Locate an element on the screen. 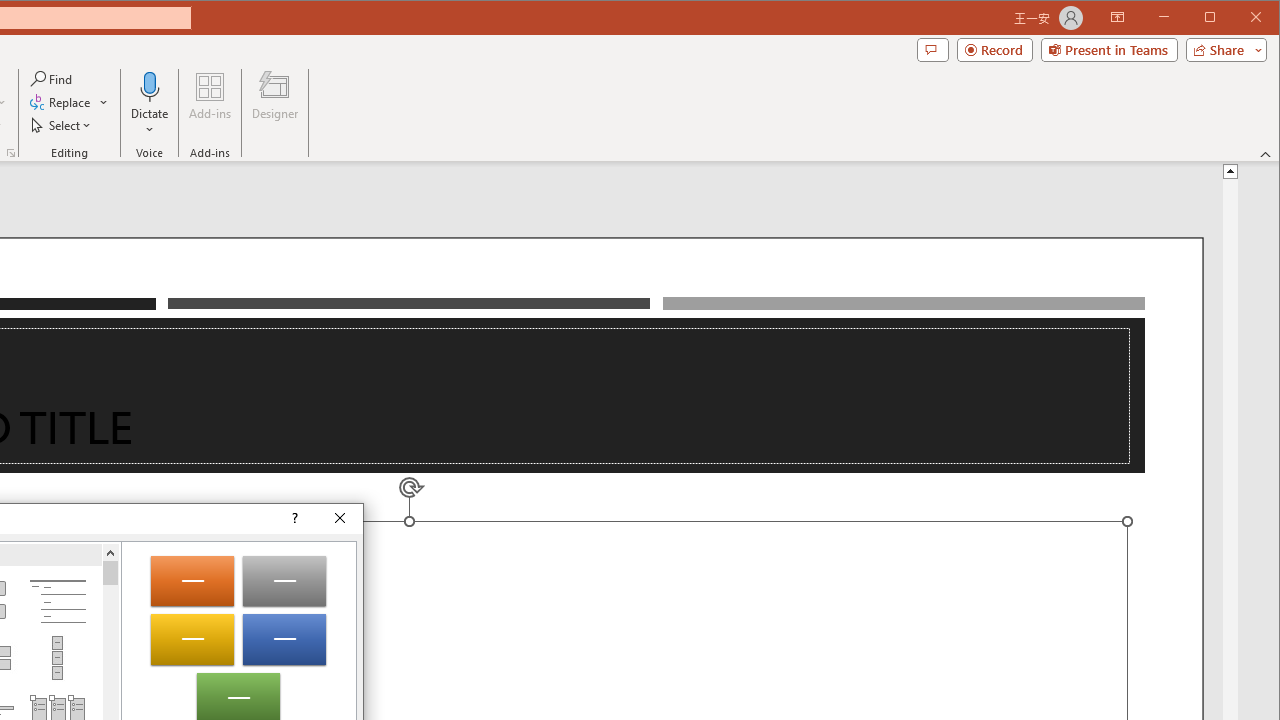  'Lined List' is located at coordinates (57, 600).